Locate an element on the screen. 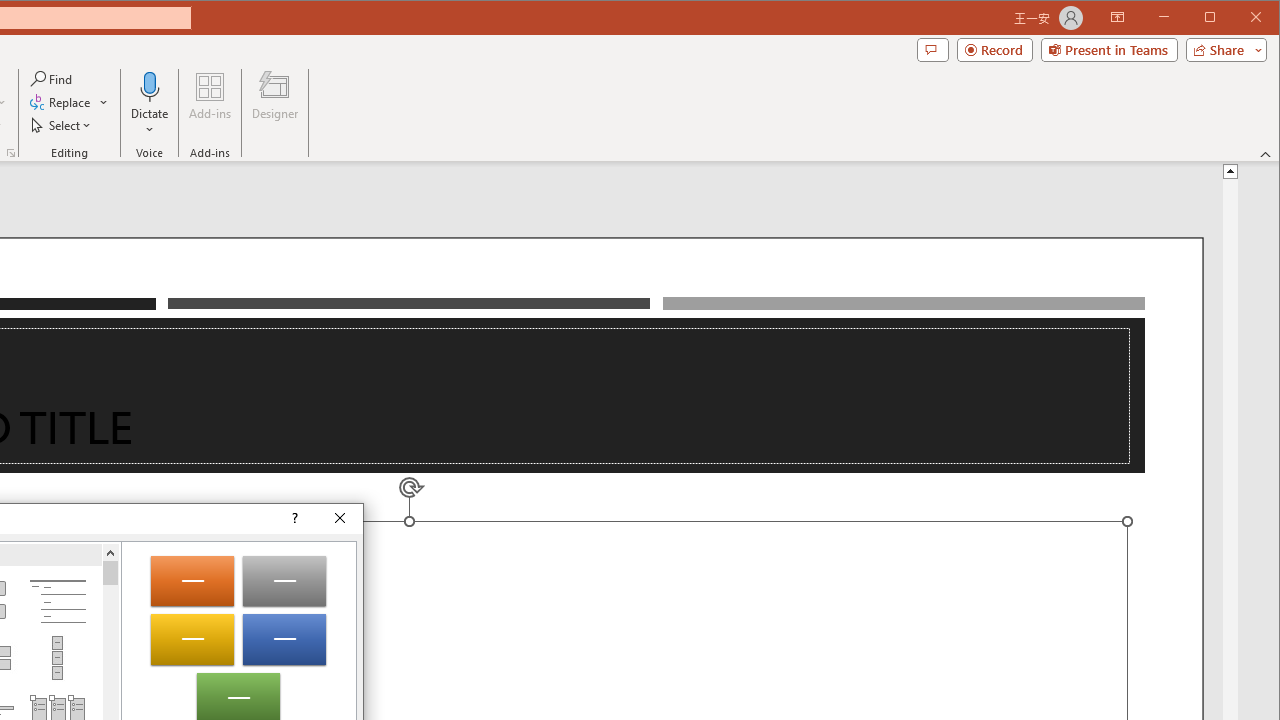  'Lined List' is located at coordinates (57, 600).